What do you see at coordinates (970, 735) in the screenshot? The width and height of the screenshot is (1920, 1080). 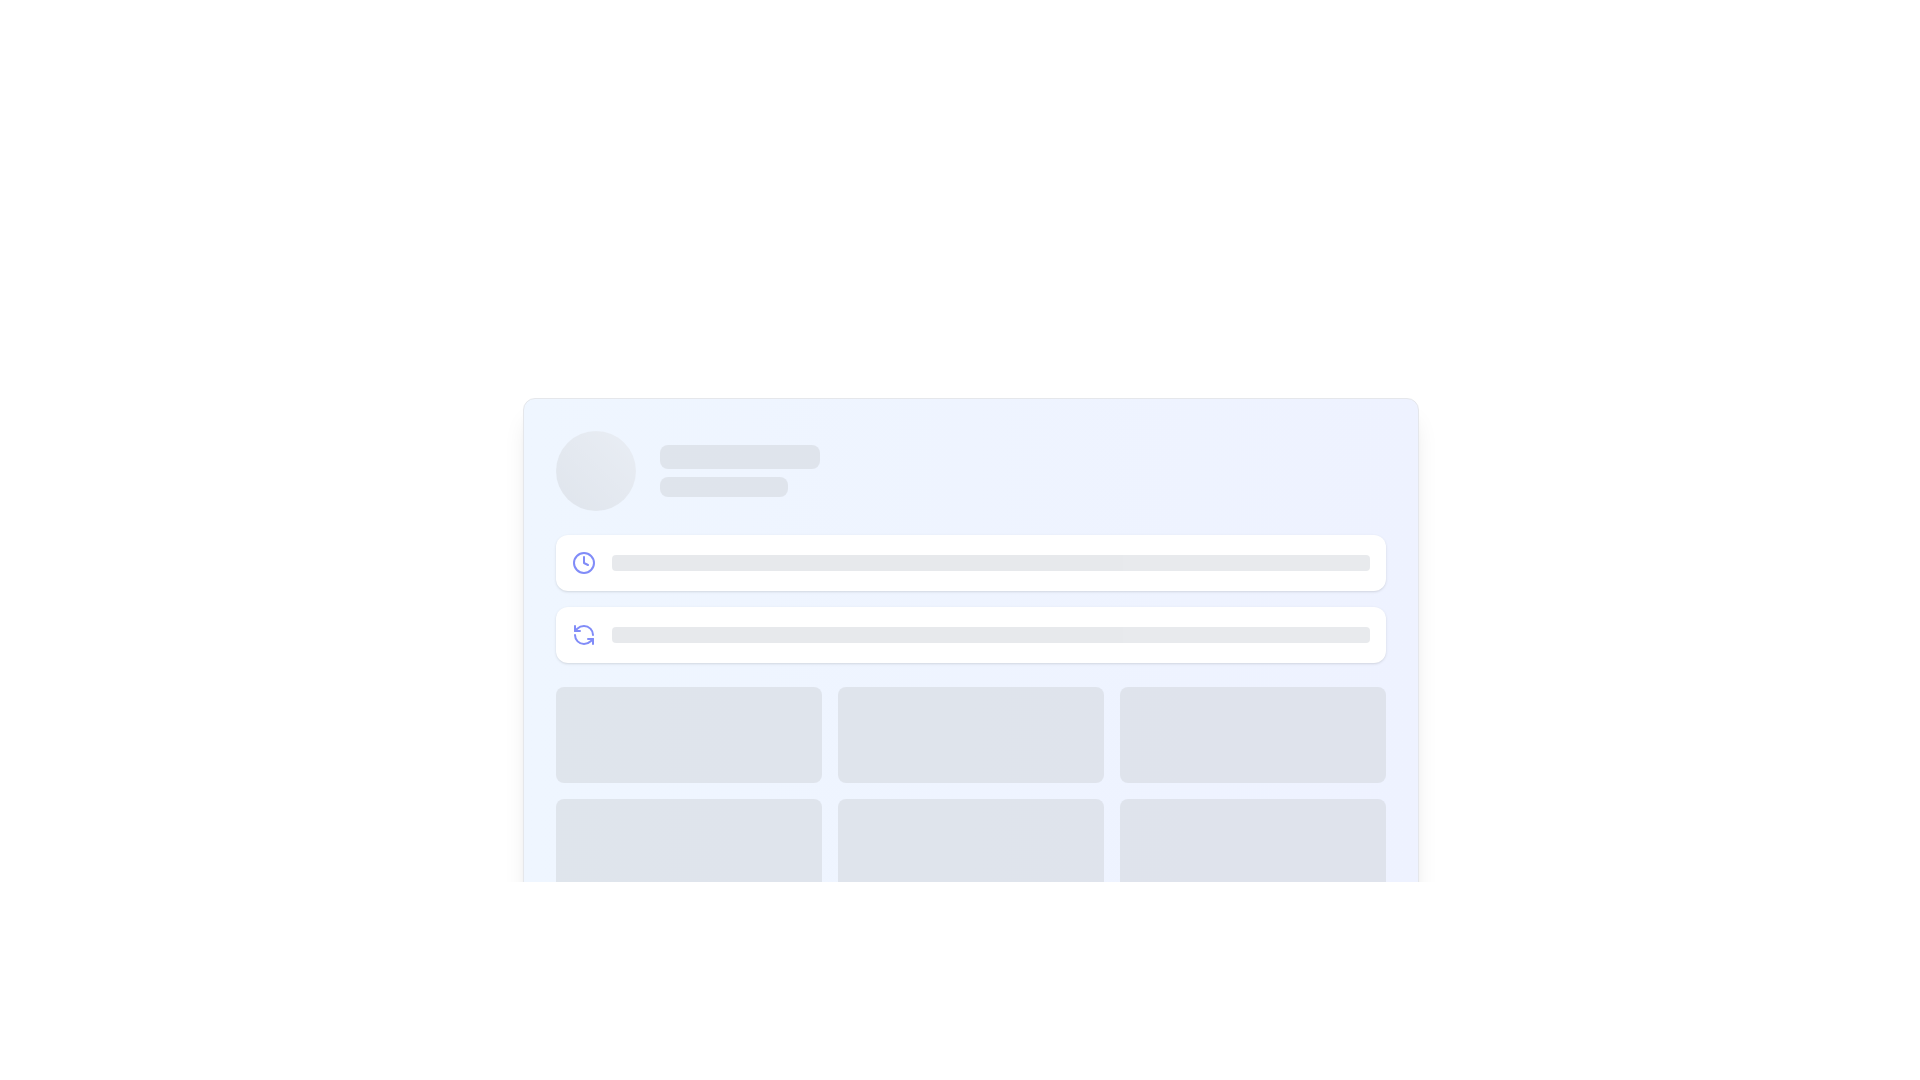 I see `the placeholder element located in the second column of the first row within a 3x2 grid layout, which indicates a loading state or unrendered dynamic content area` at bounding box center [970, 735].